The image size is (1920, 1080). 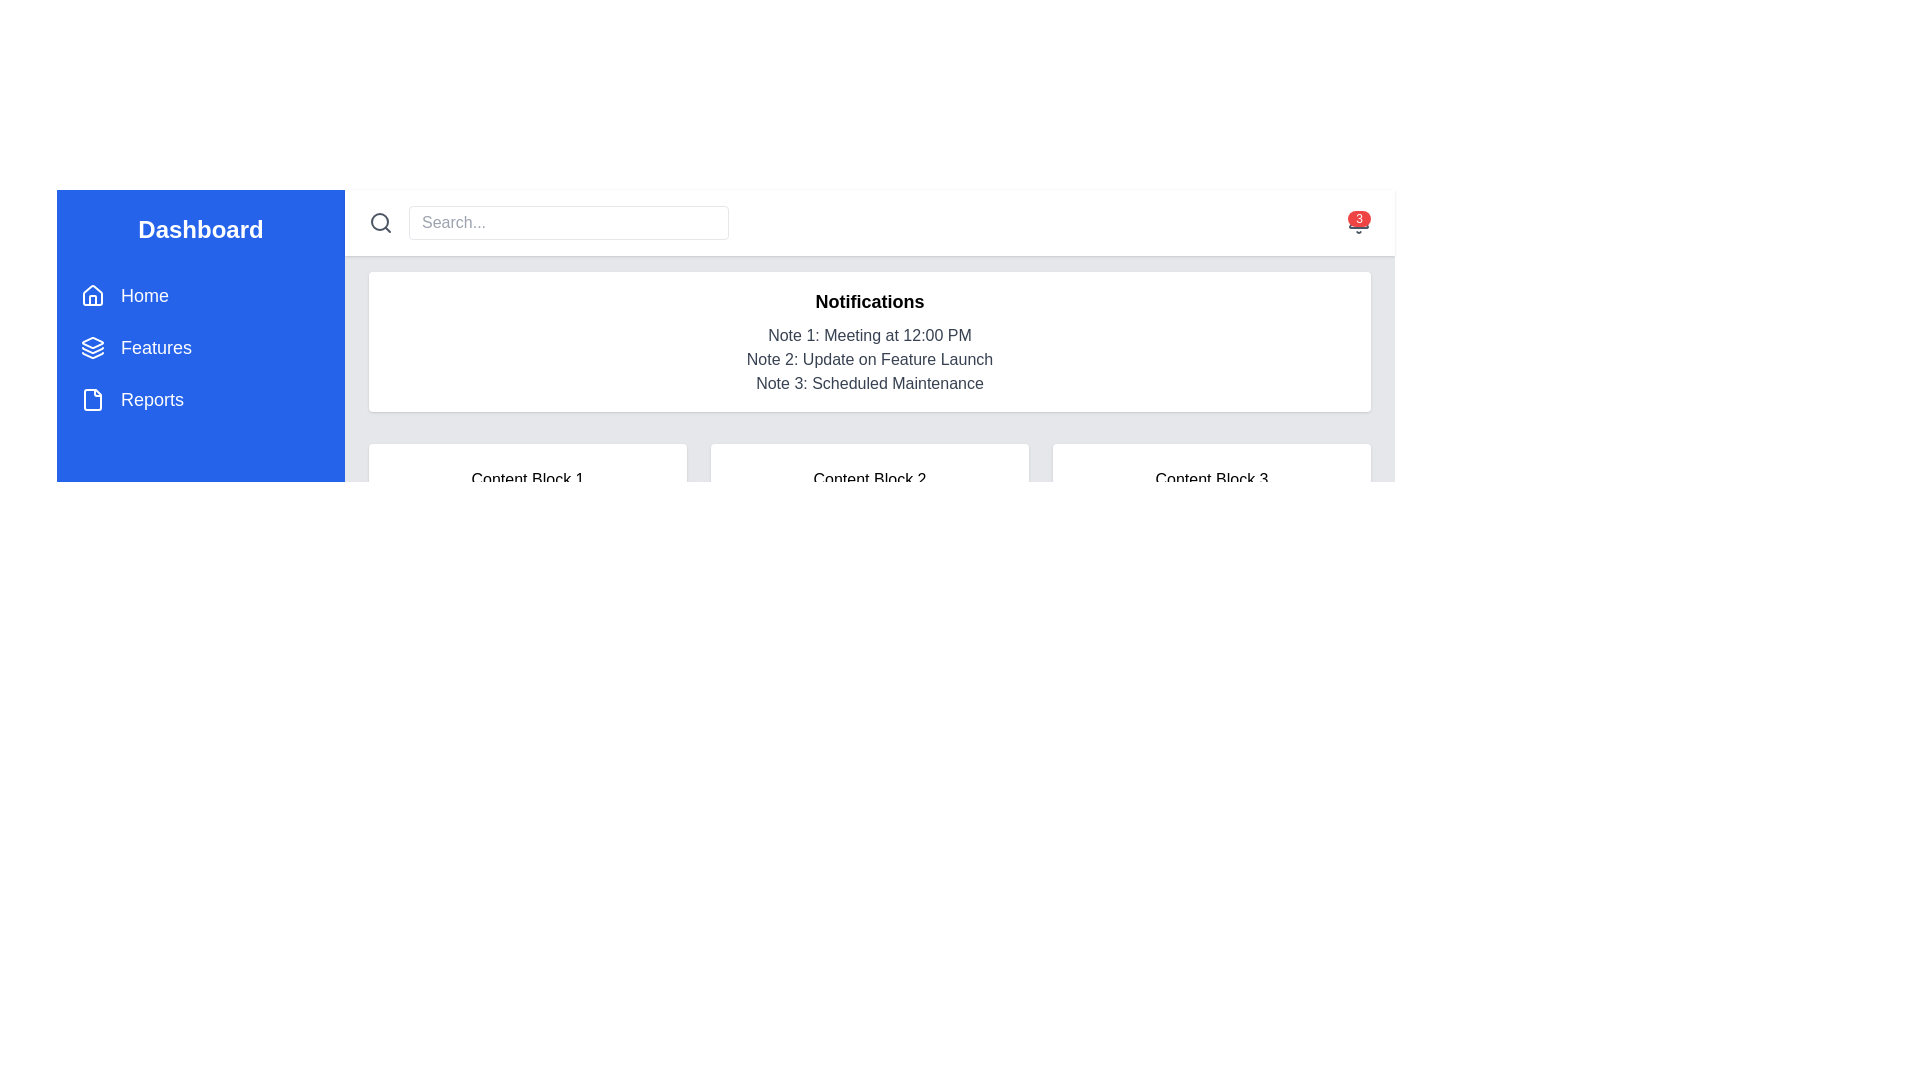 What do you see at coordinates (869, 358) in the screenshot?
I see `the text block displaying notes in the notifications section, which includes 'Note 1: Meeting at 12:00 PM', 'Note 2: Update on Feature Launch', and 'Note 3: Scheduled Maintenance'` at bounding box center [869, 358].